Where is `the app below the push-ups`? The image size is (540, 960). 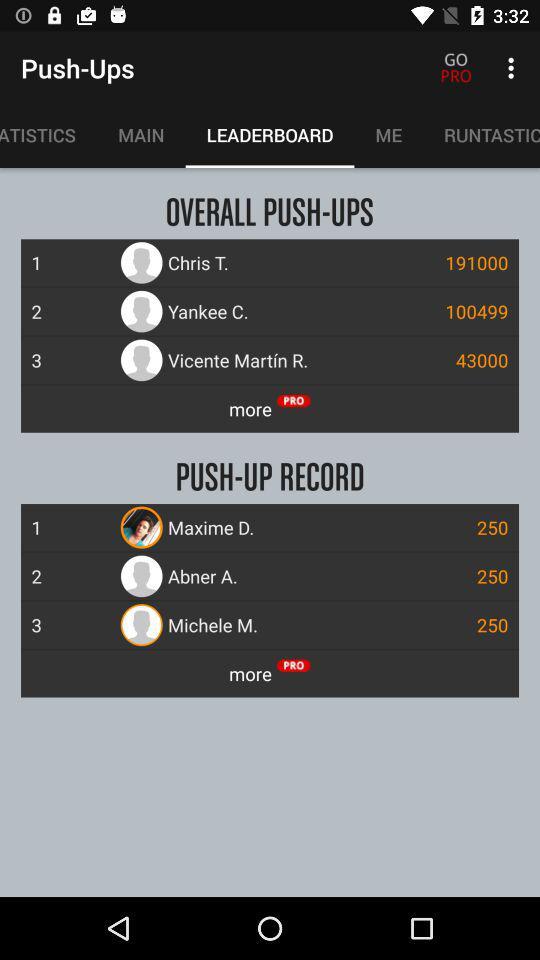
the app below the push-ups is located at coordinates (140, 134).